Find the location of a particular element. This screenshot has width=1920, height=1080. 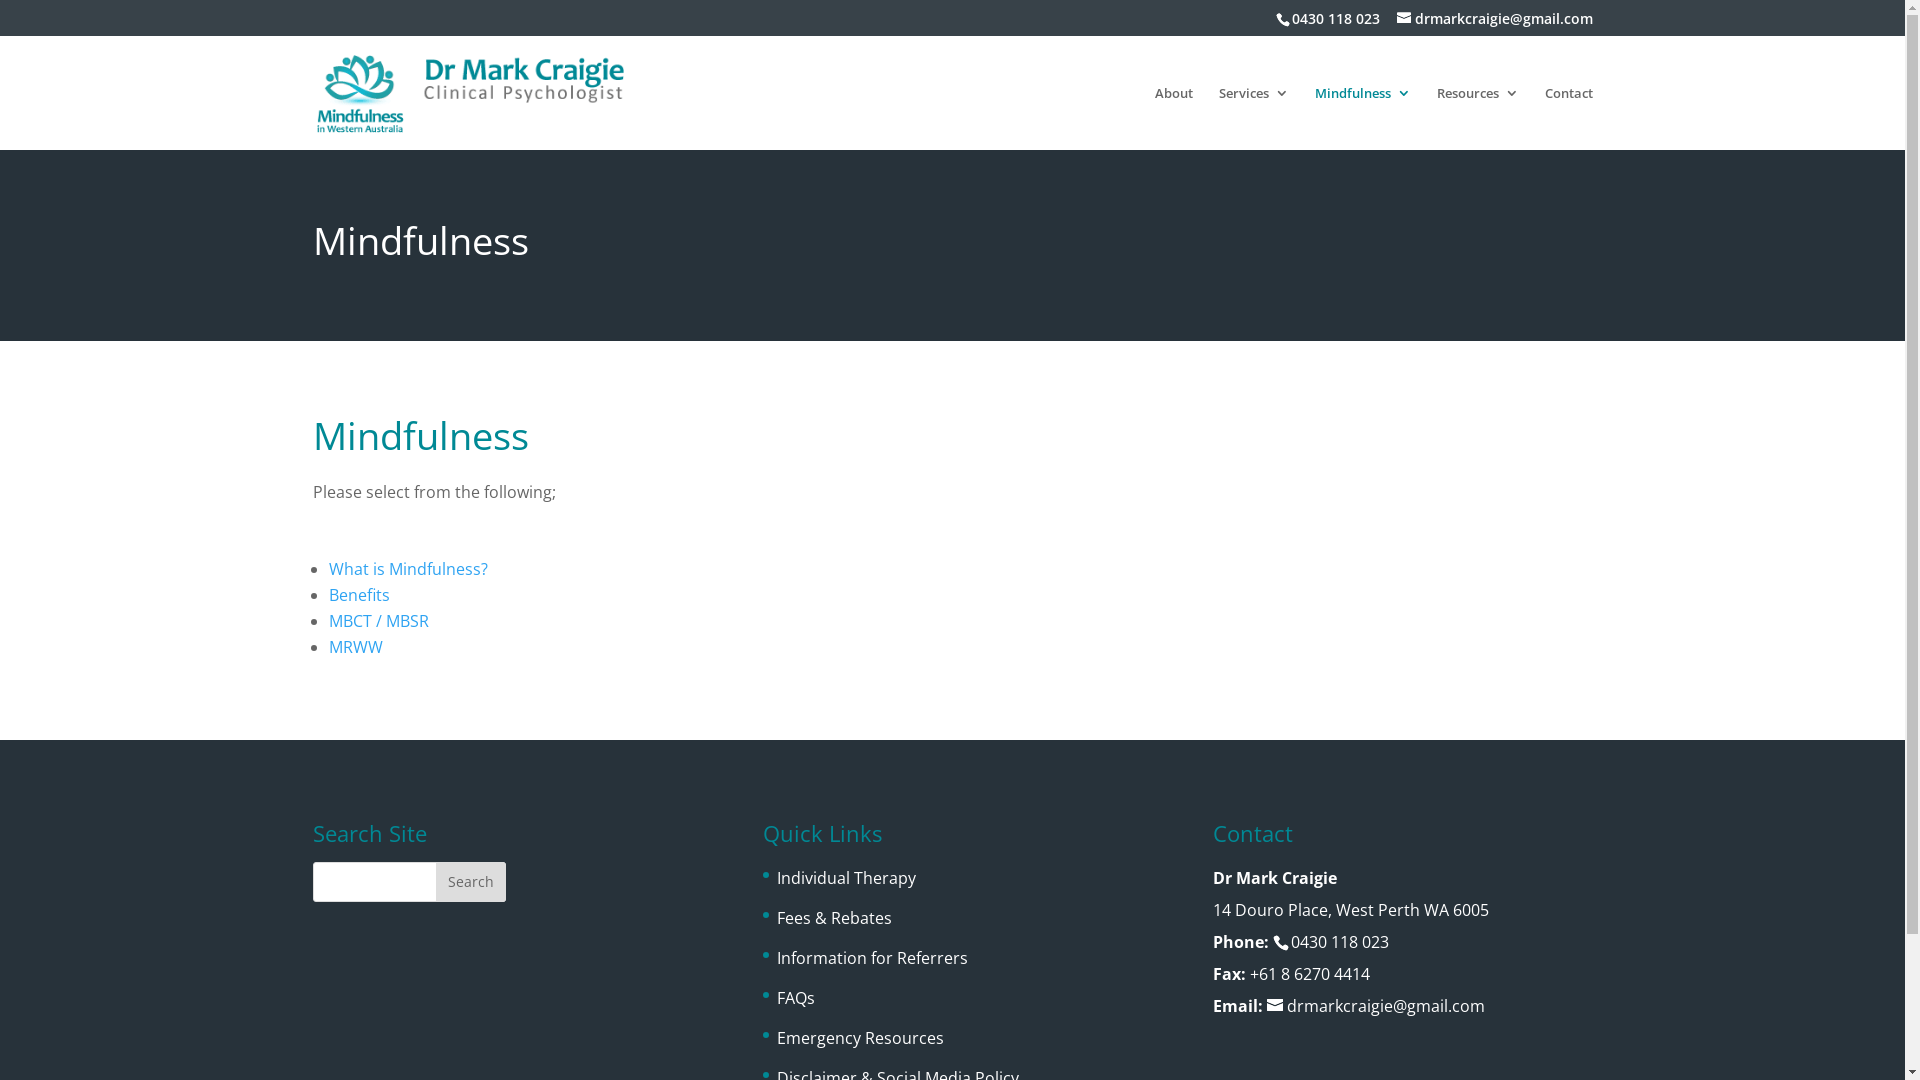

'What is Mindfulness?' is located at coordinates (406, 569).